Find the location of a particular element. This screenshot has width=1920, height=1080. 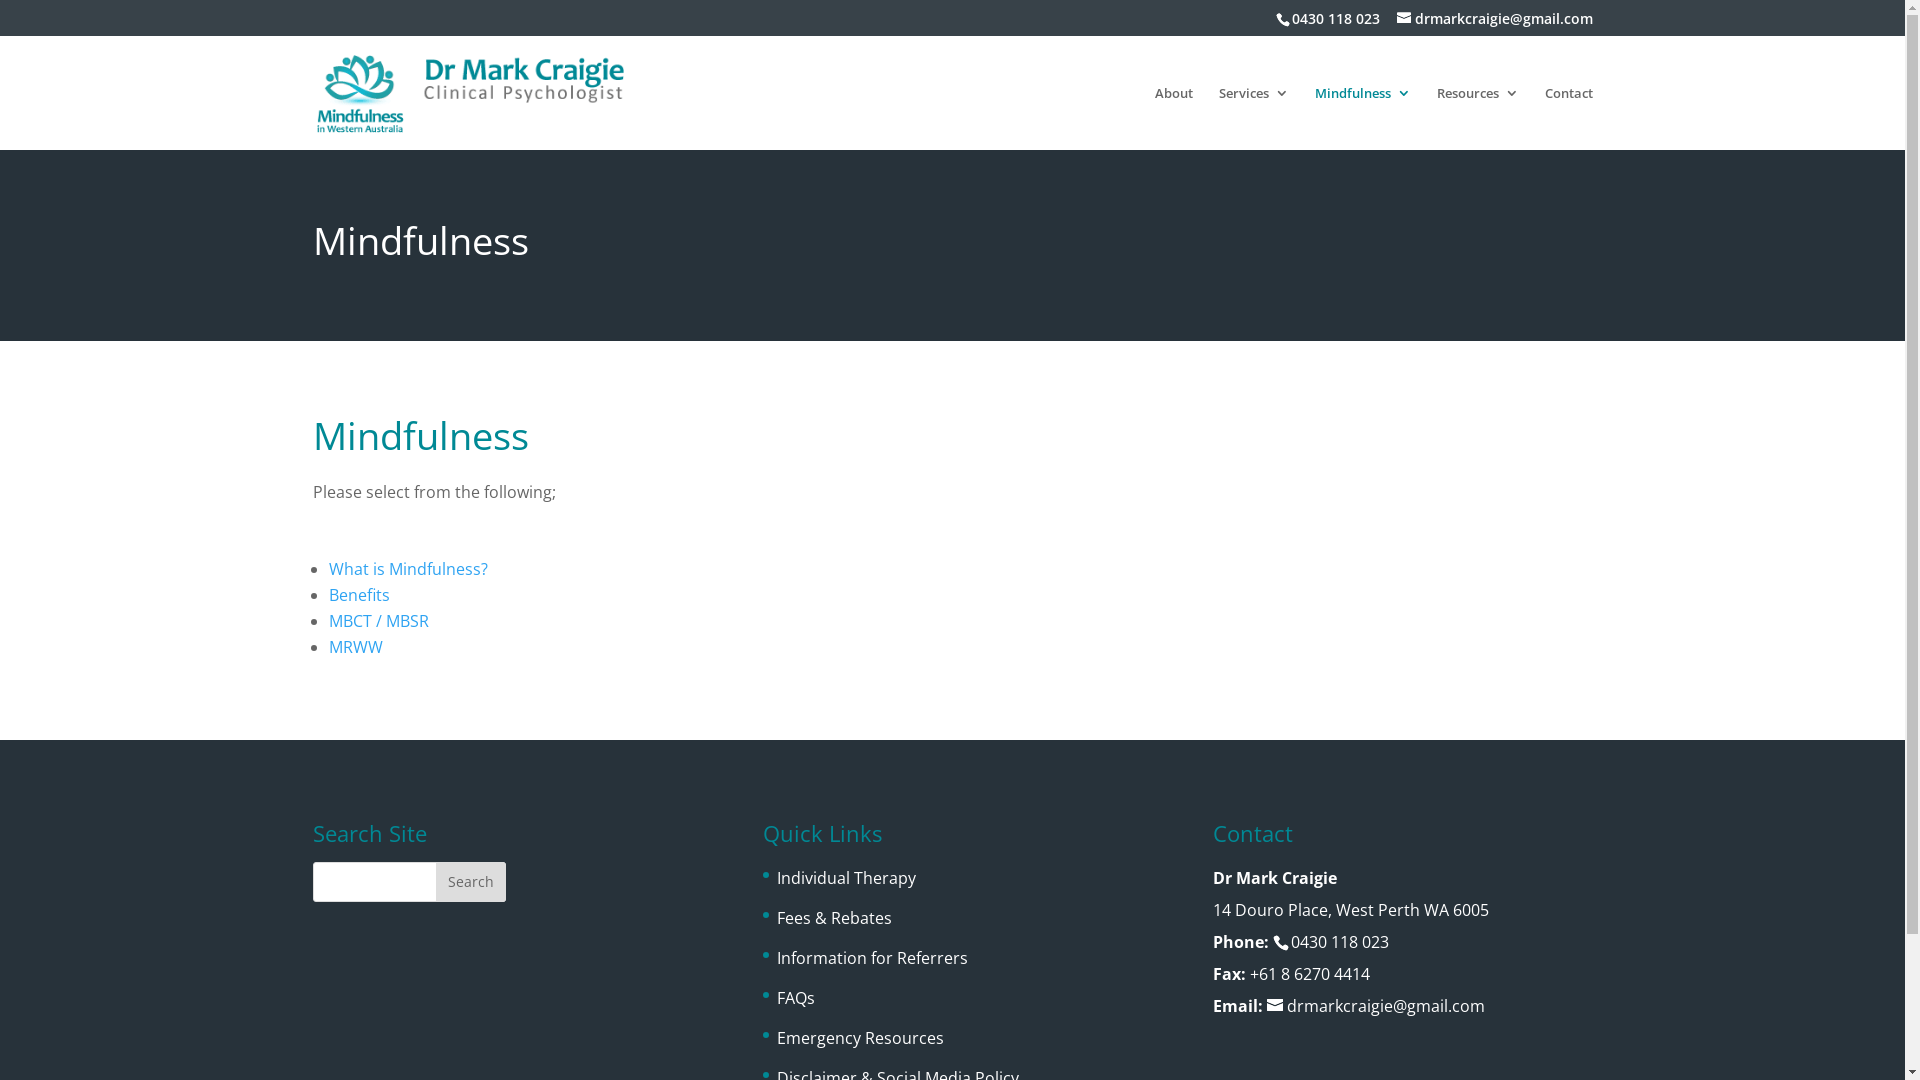

'What is Mindfulness?' is located at coordinates (406, 569).